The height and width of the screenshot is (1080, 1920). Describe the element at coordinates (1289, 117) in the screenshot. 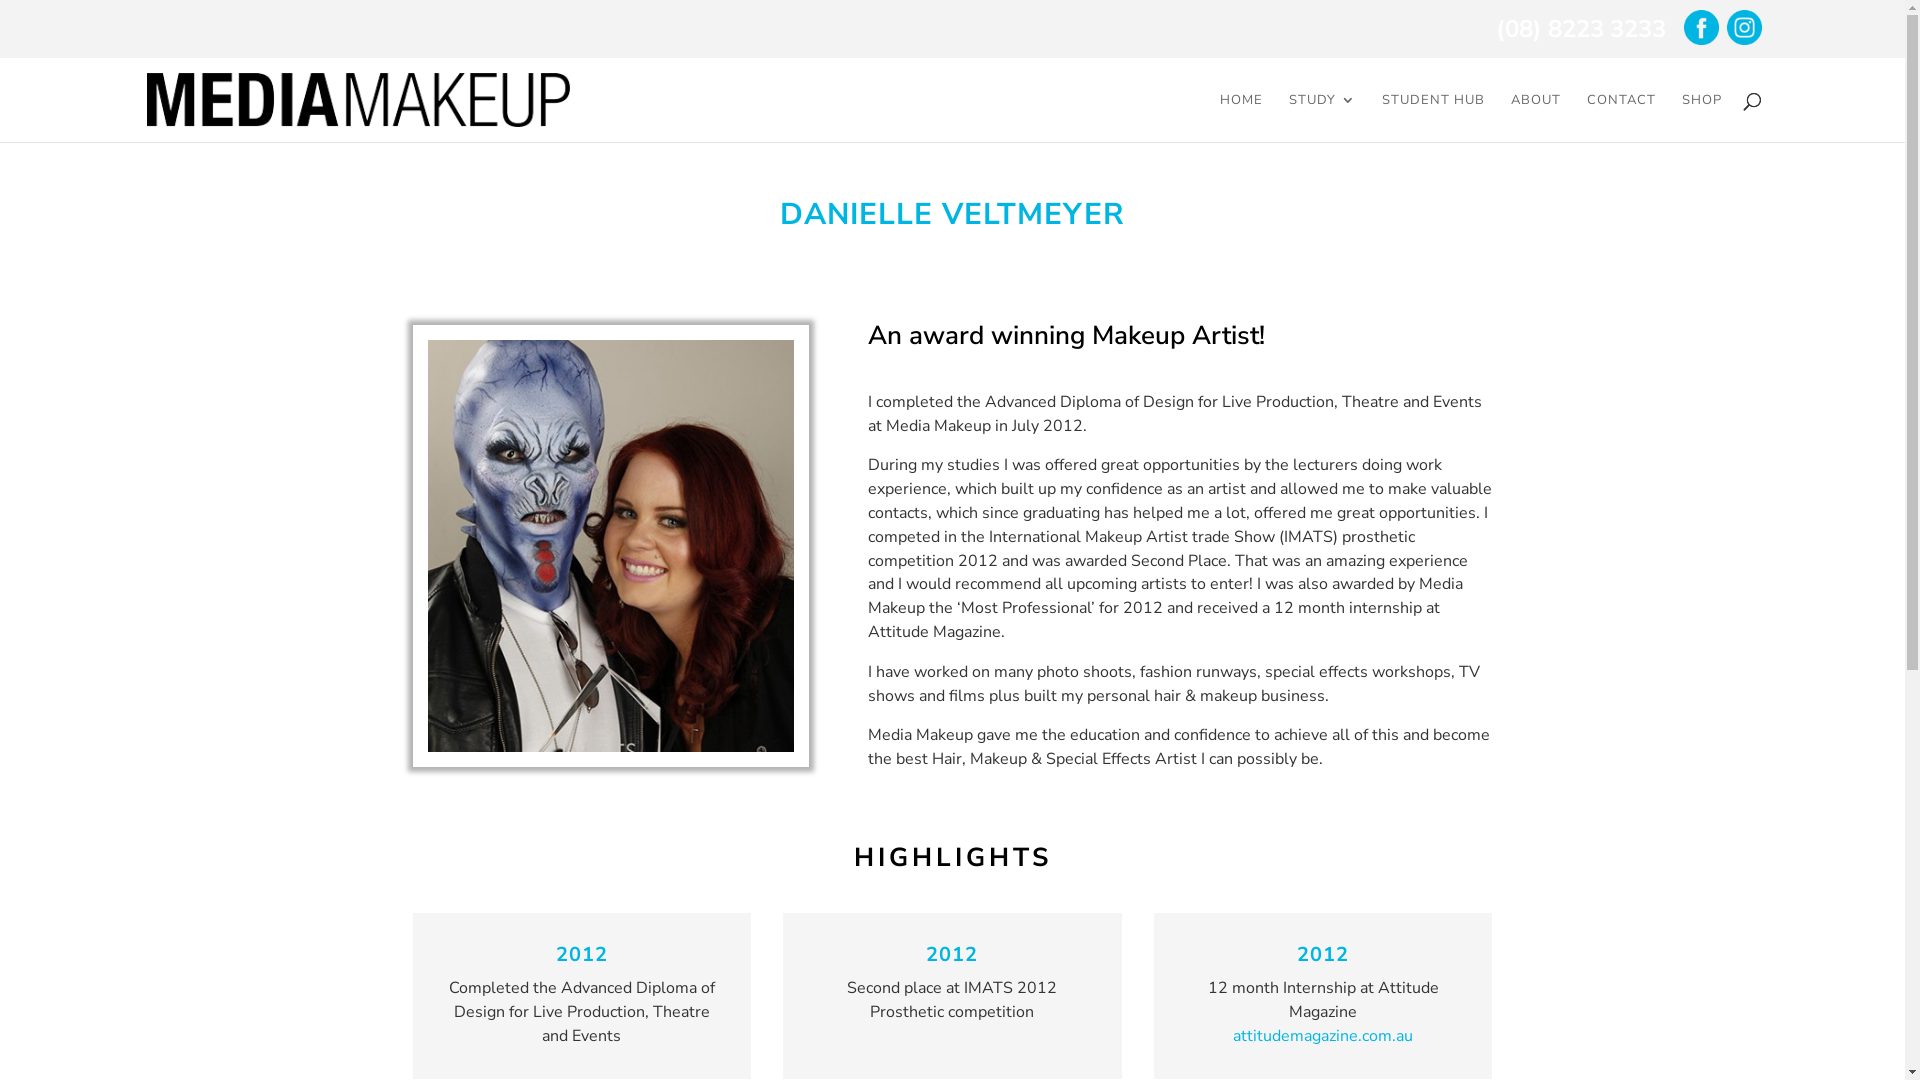

I see `'STUDY'` at that location.